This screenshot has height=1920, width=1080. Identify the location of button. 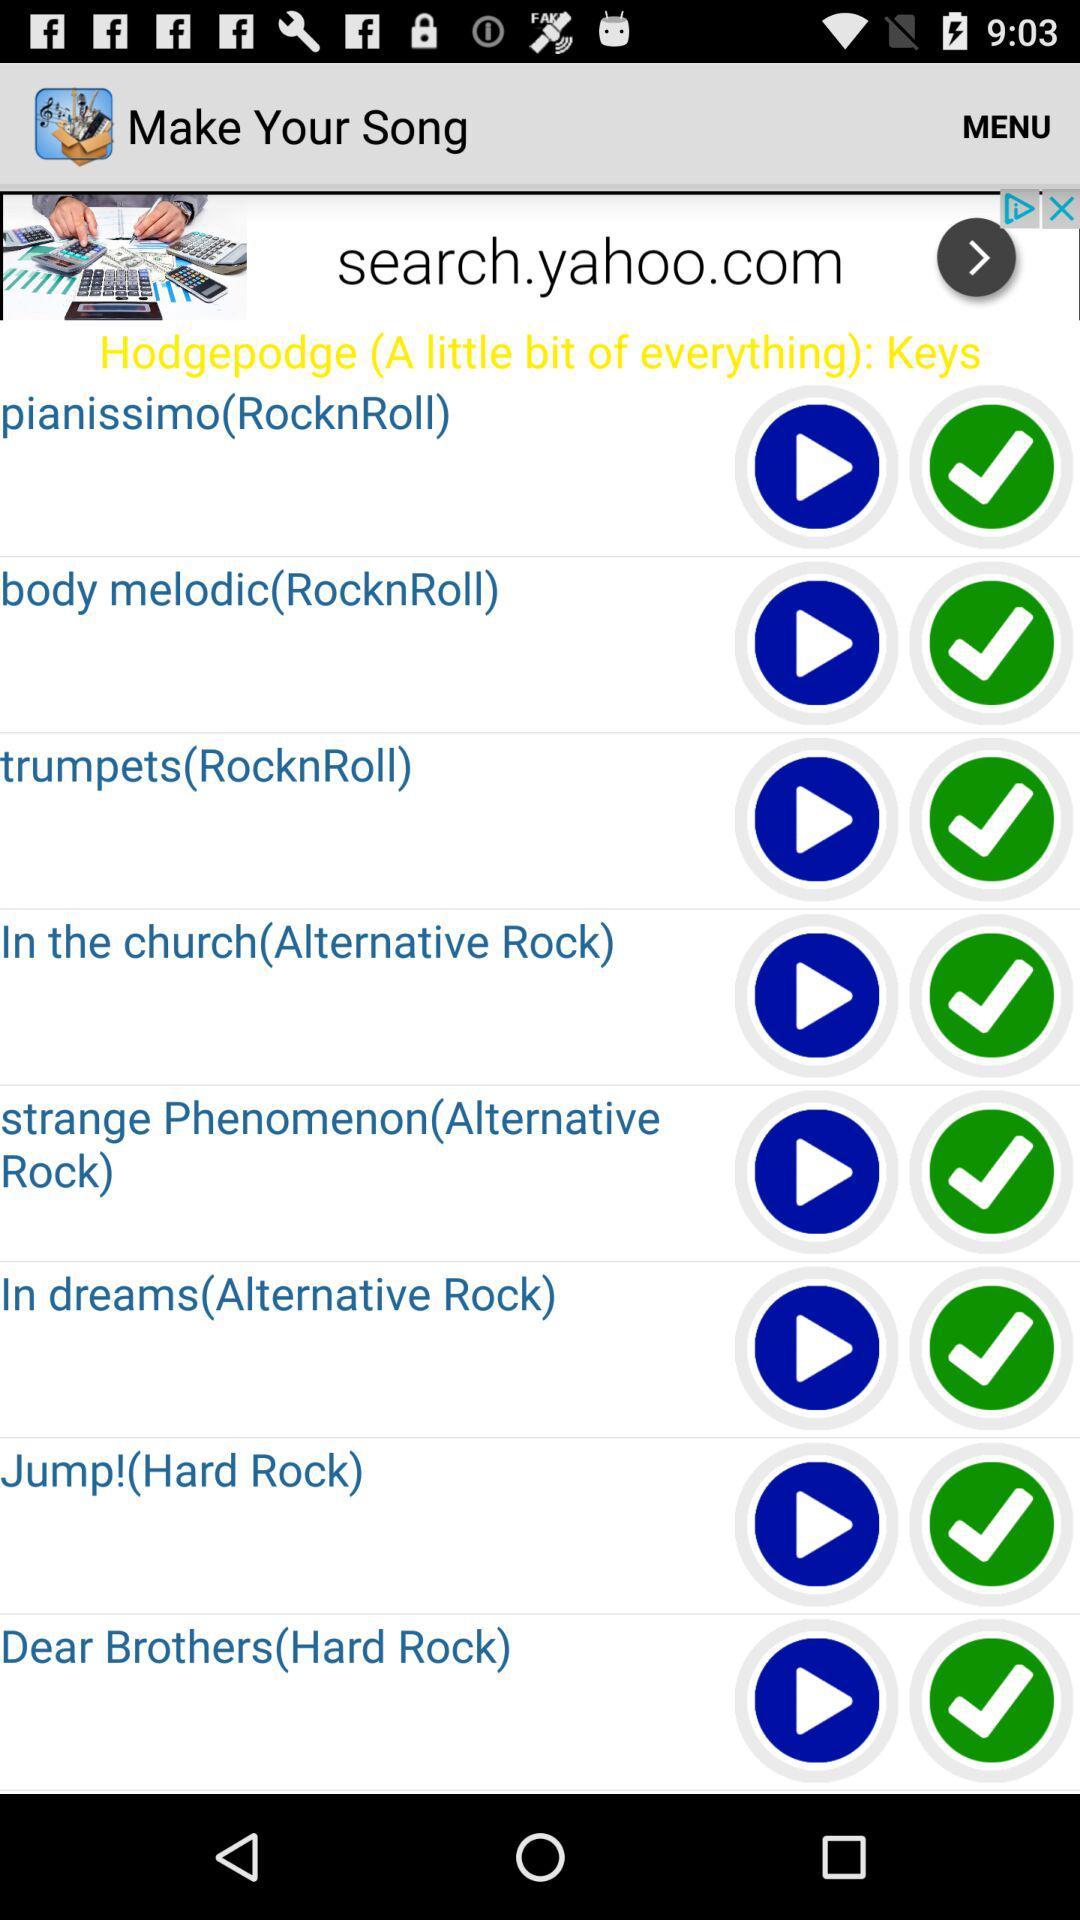
(817, 1792).